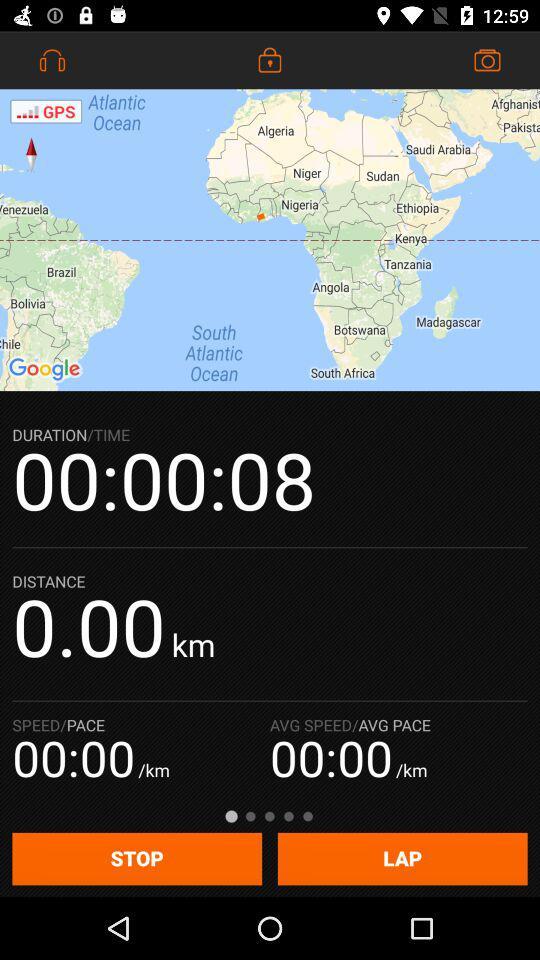  Describe the element at coordinates (486, 59) in the screenshot. I see `the icon at the top right corner` at that location.